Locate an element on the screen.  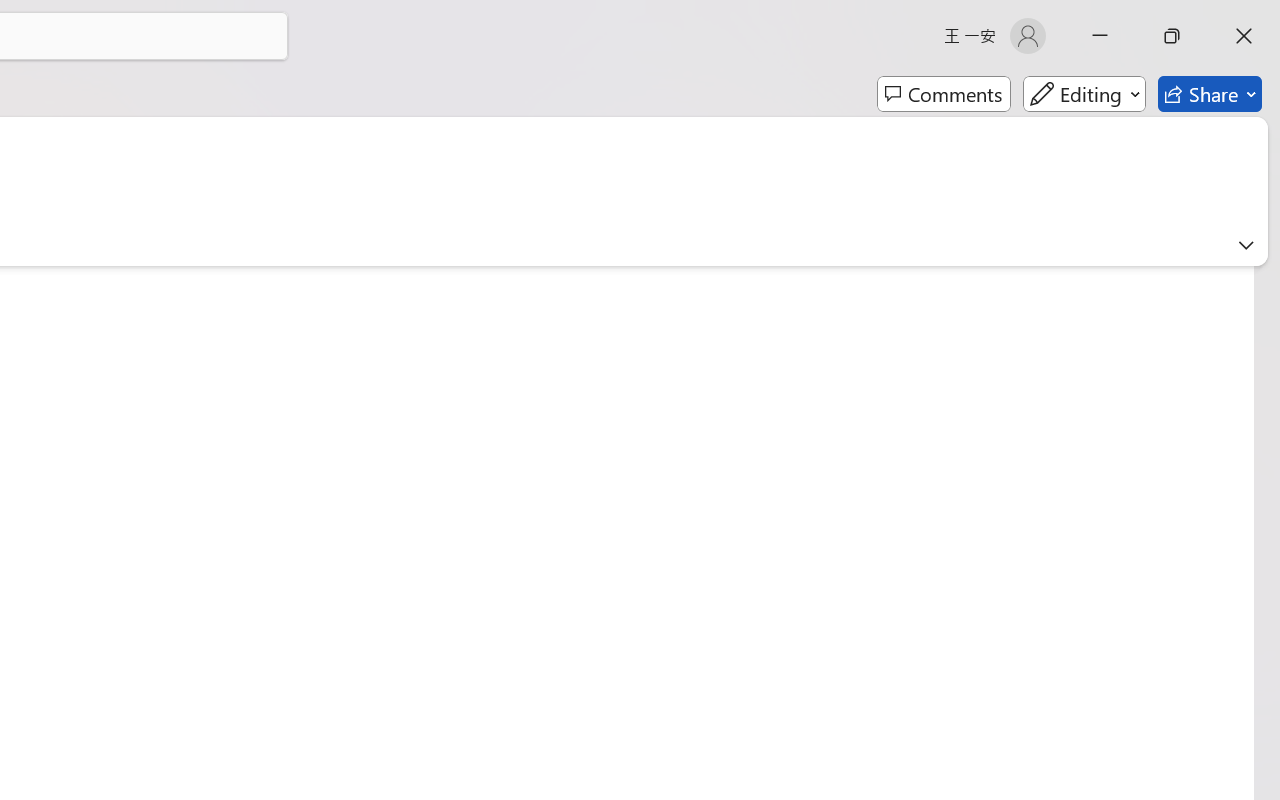
'Mode' is located at coordinates (1083, 94).